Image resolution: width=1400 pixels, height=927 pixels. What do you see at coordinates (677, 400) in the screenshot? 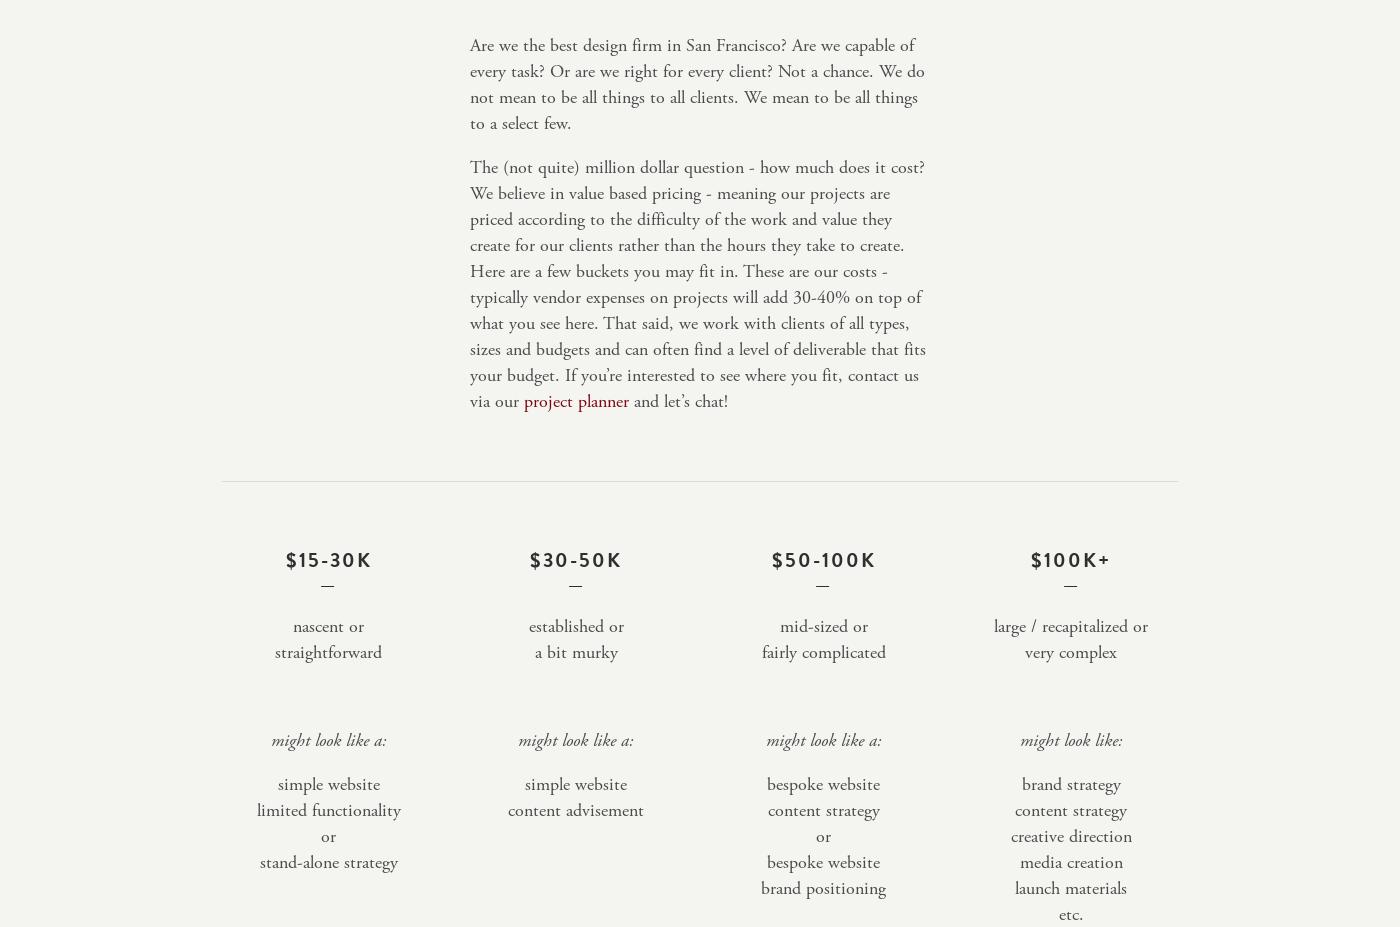
I see `'and let’s chat!'` at bounding box center [677, 400].